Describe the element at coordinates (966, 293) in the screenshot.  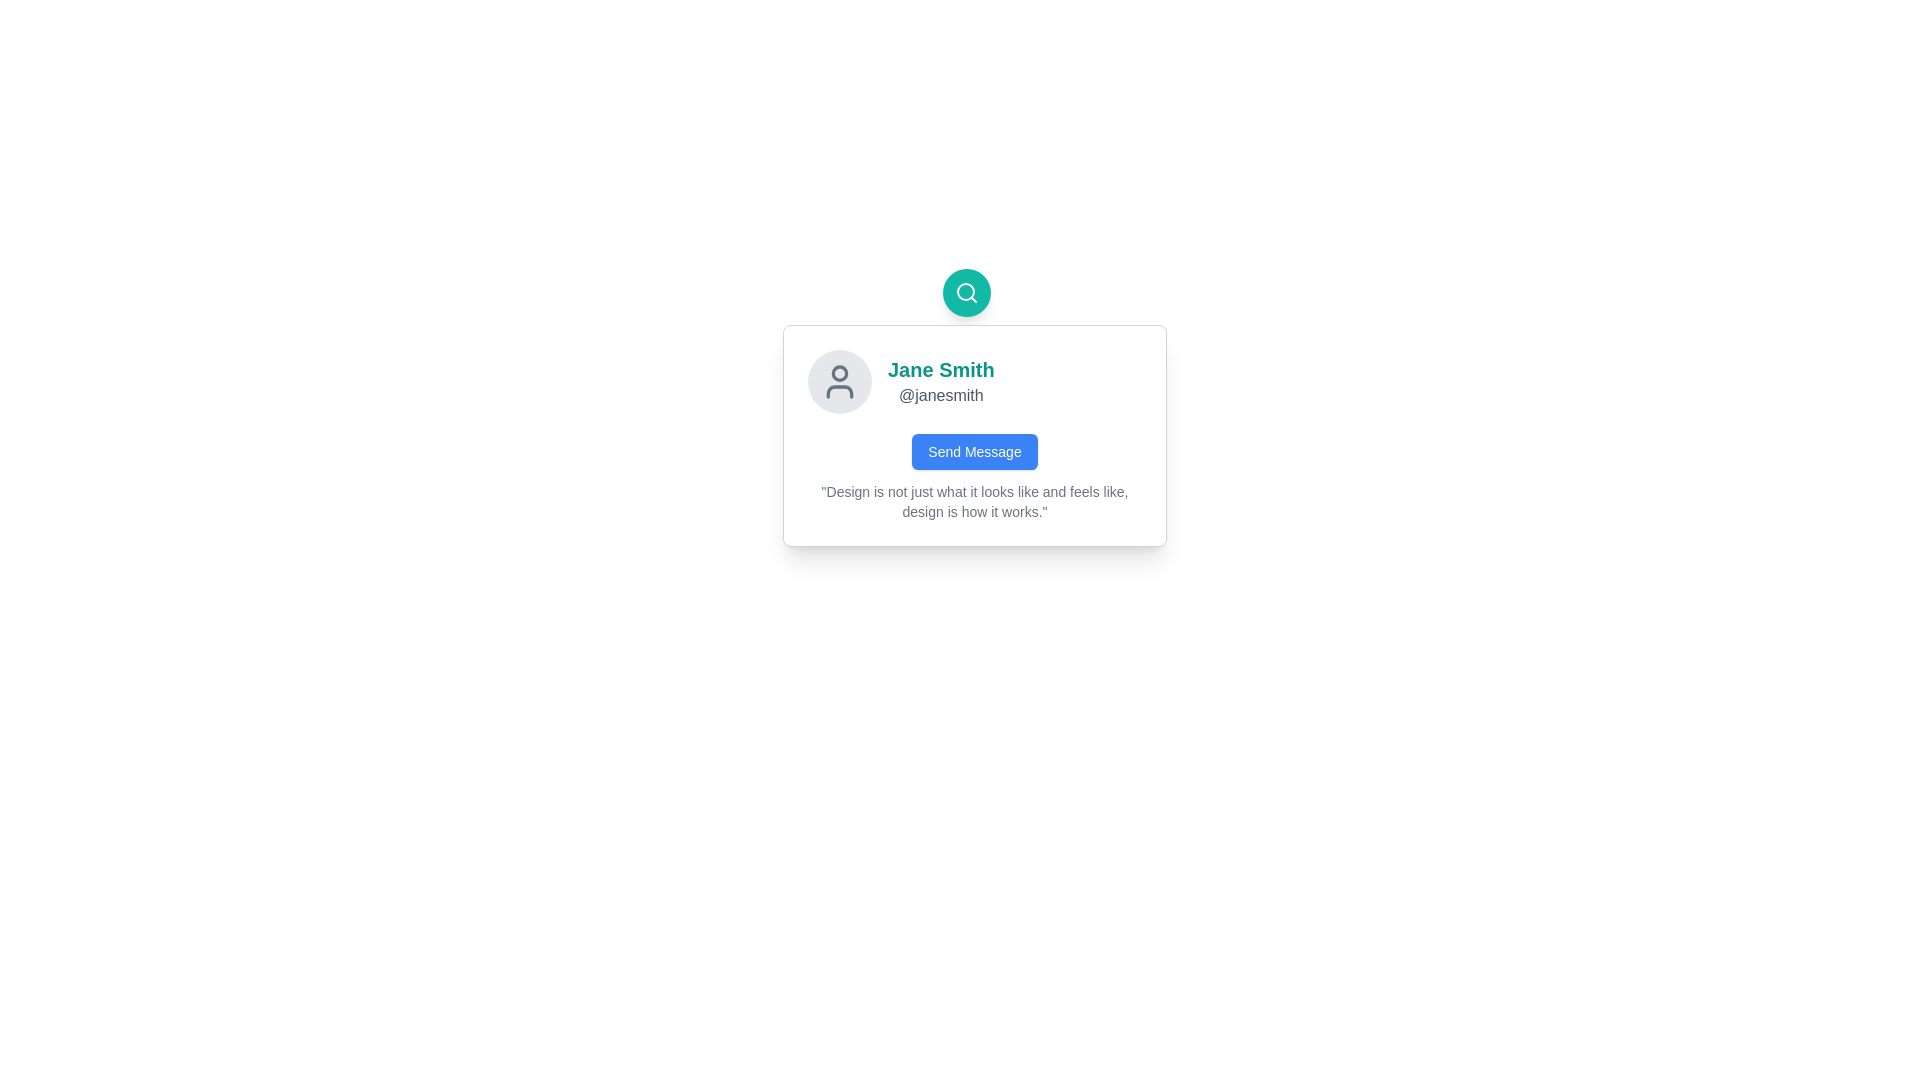
I see `the magnifying glass icon, which is styled as a simple search symbol within a teal circular button` at that location.